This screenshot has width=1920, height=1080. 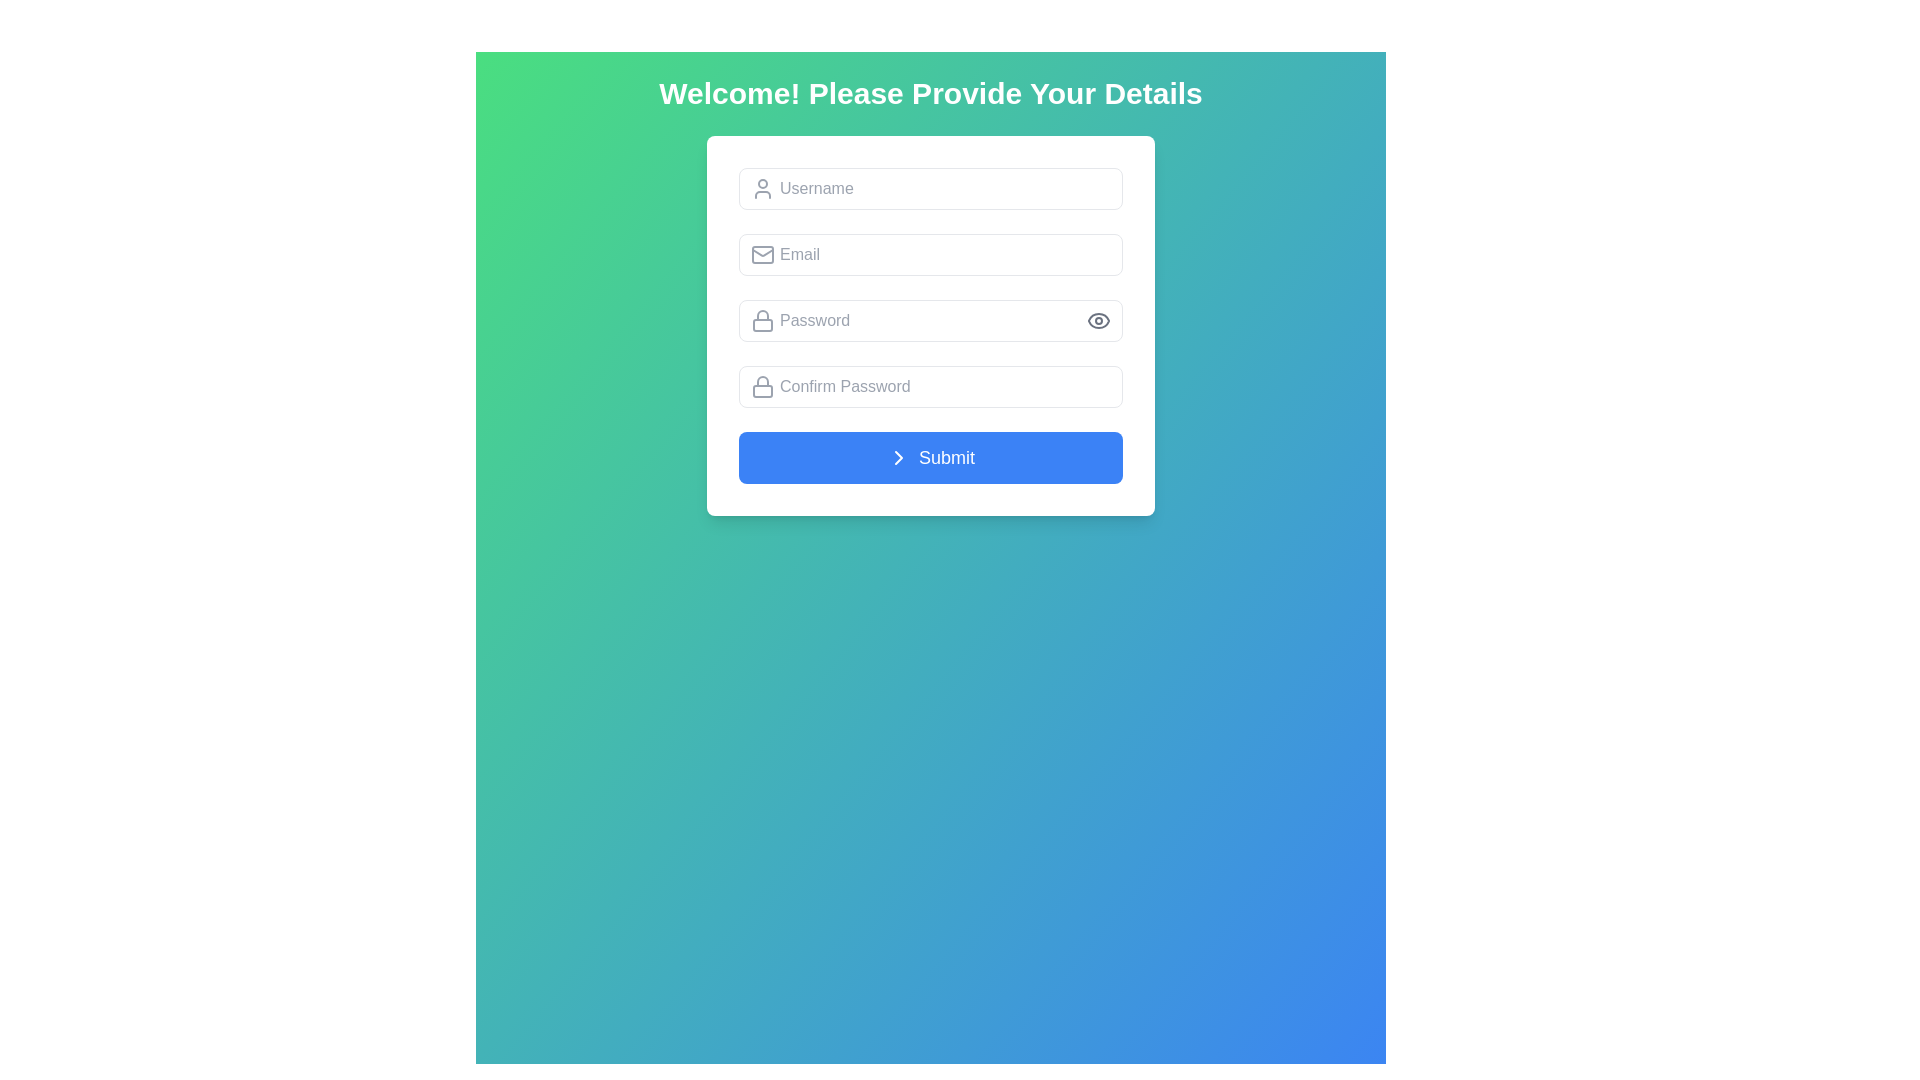 What do you see at coordinates (897, 458) in the screenshot?
I see `the right-pointing chevron icon, which is an SVG graphic element used` at bounding box center [897, 458].